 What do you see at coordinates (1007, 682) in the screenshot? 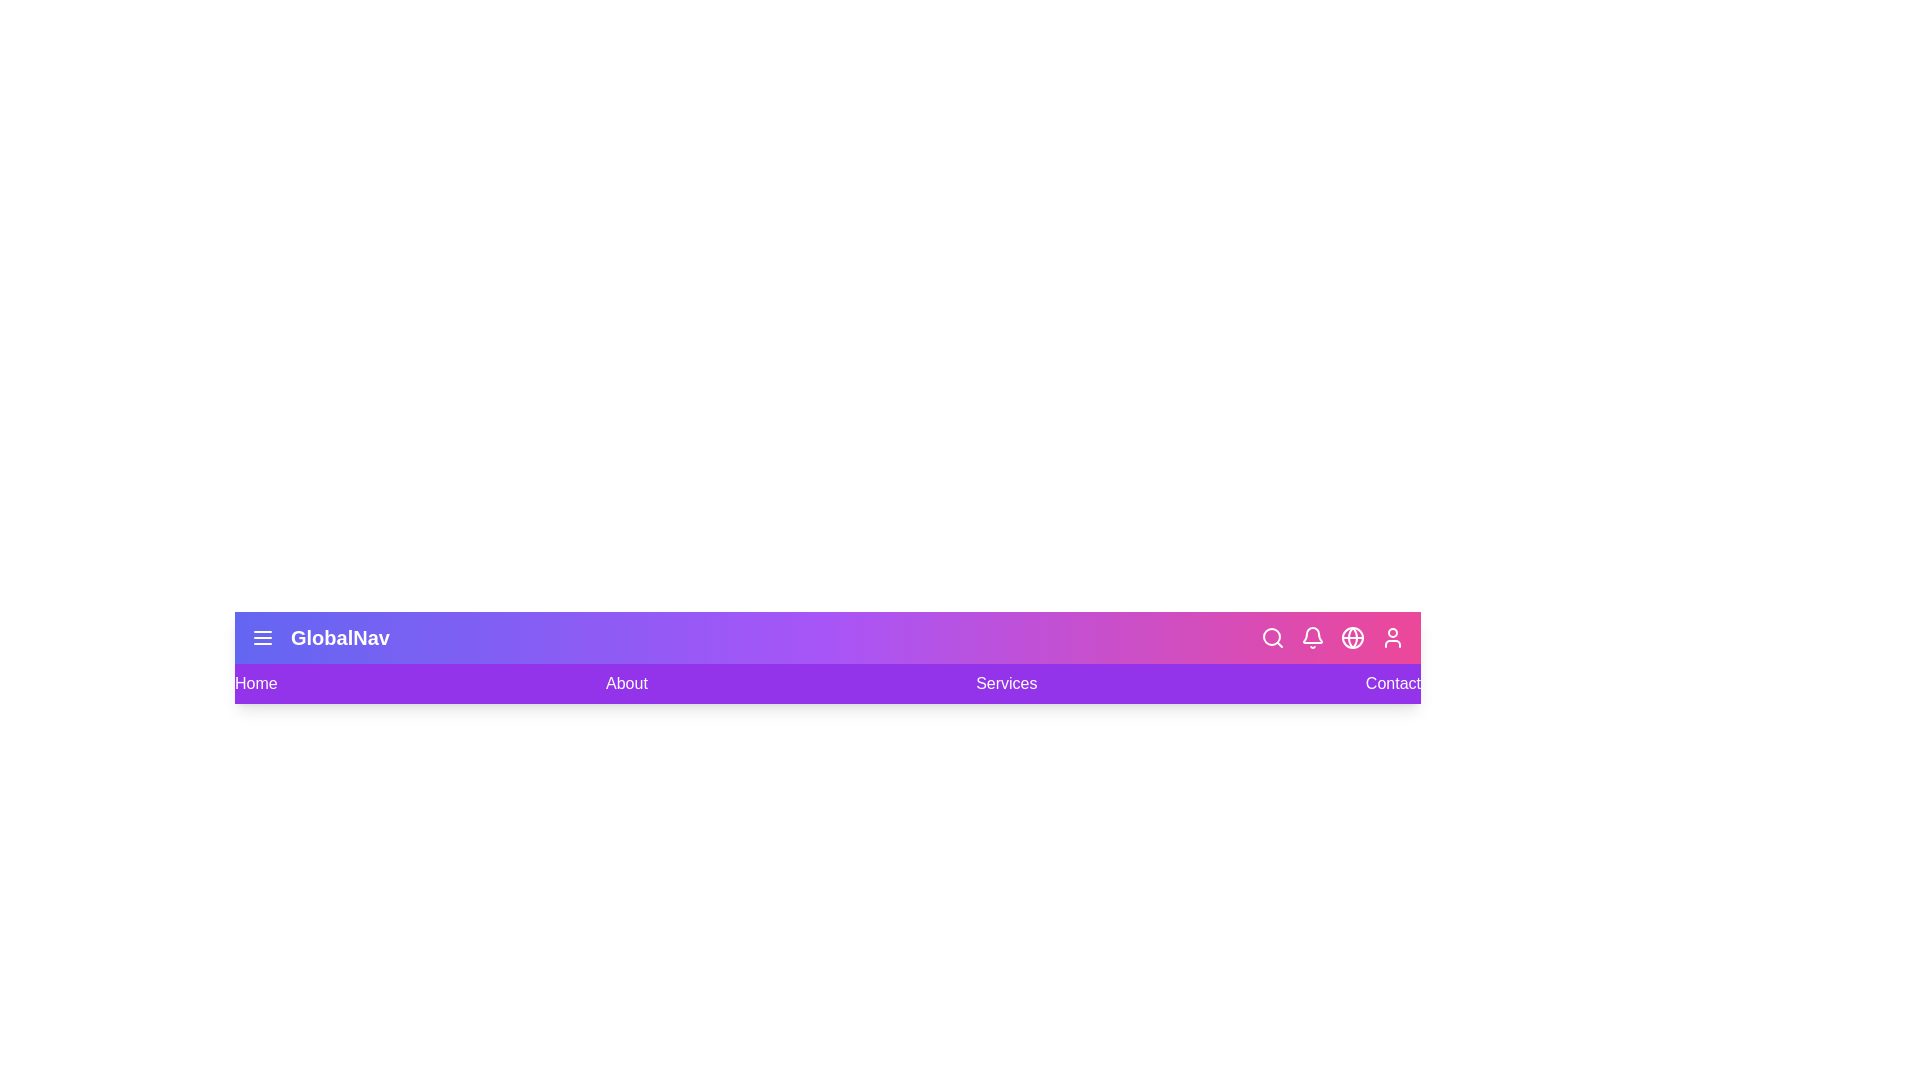
I see `the navigation link labeled Services` at bounding box center [1007, 682].